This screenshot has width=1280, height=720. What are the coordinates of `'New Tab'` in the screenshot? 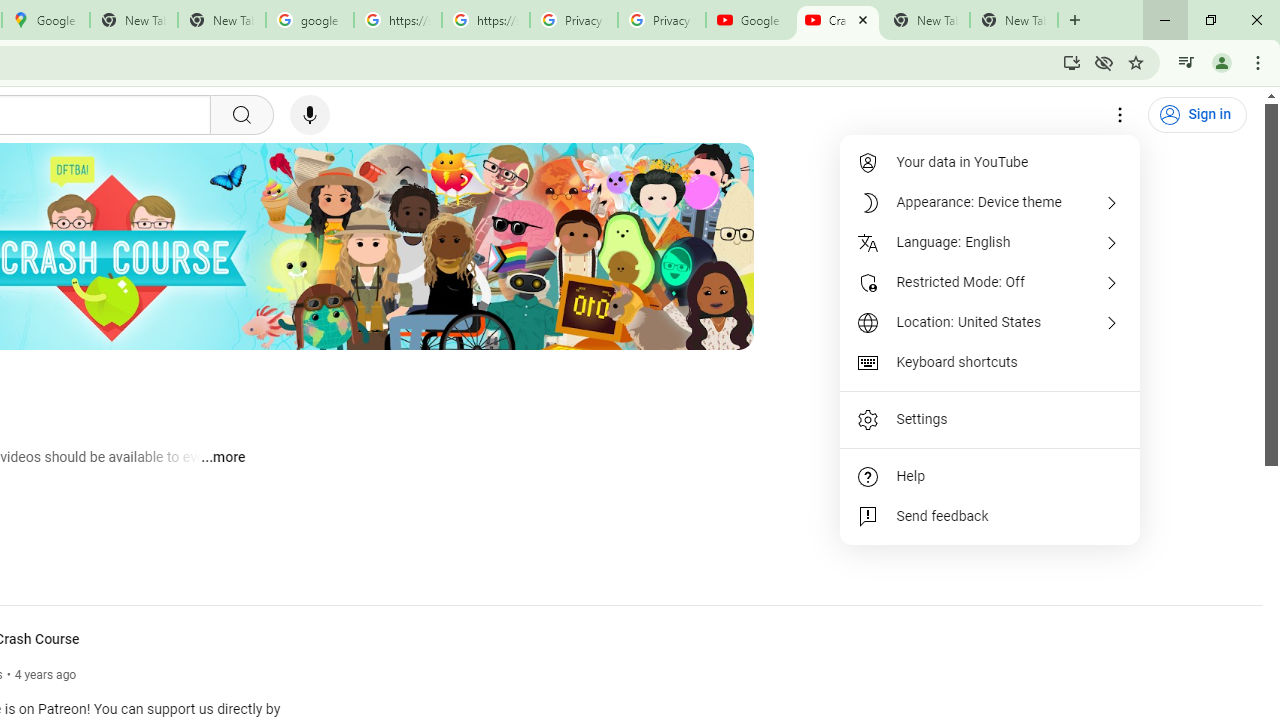 It's located at (1014, 20).